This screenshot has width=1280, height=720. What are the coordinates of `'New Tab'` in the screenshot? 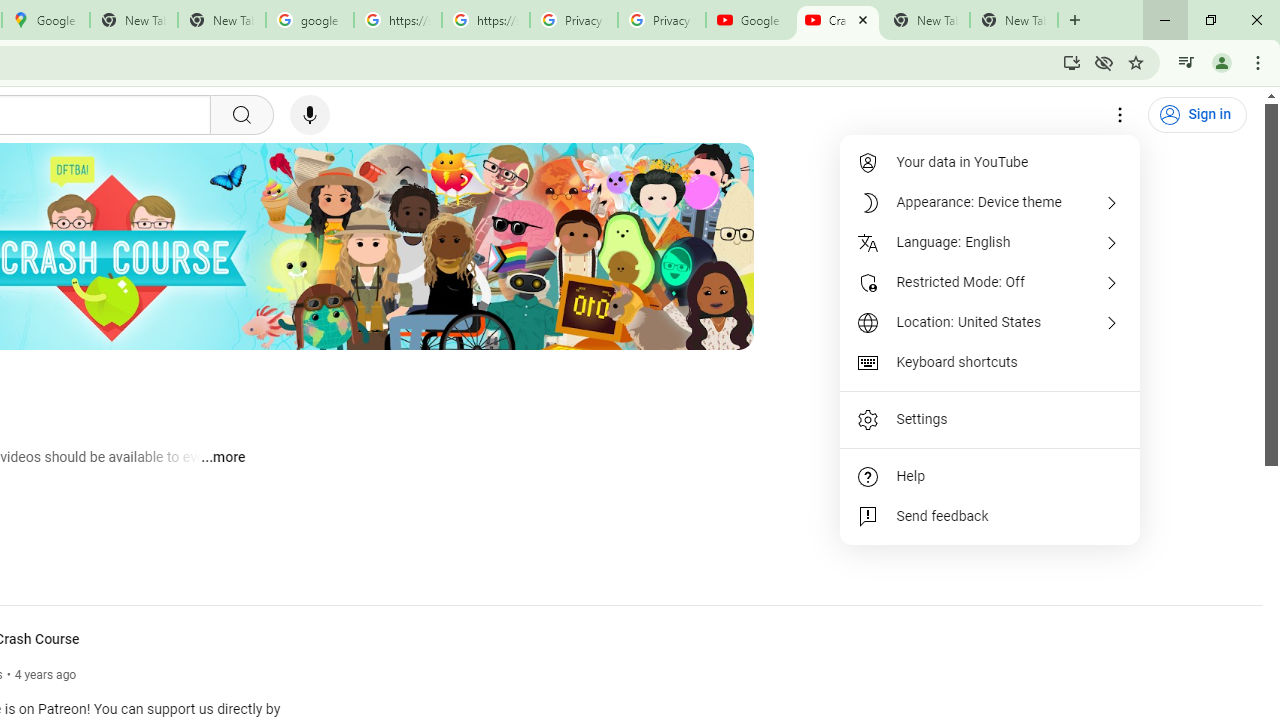 It's located at (1014, 20).